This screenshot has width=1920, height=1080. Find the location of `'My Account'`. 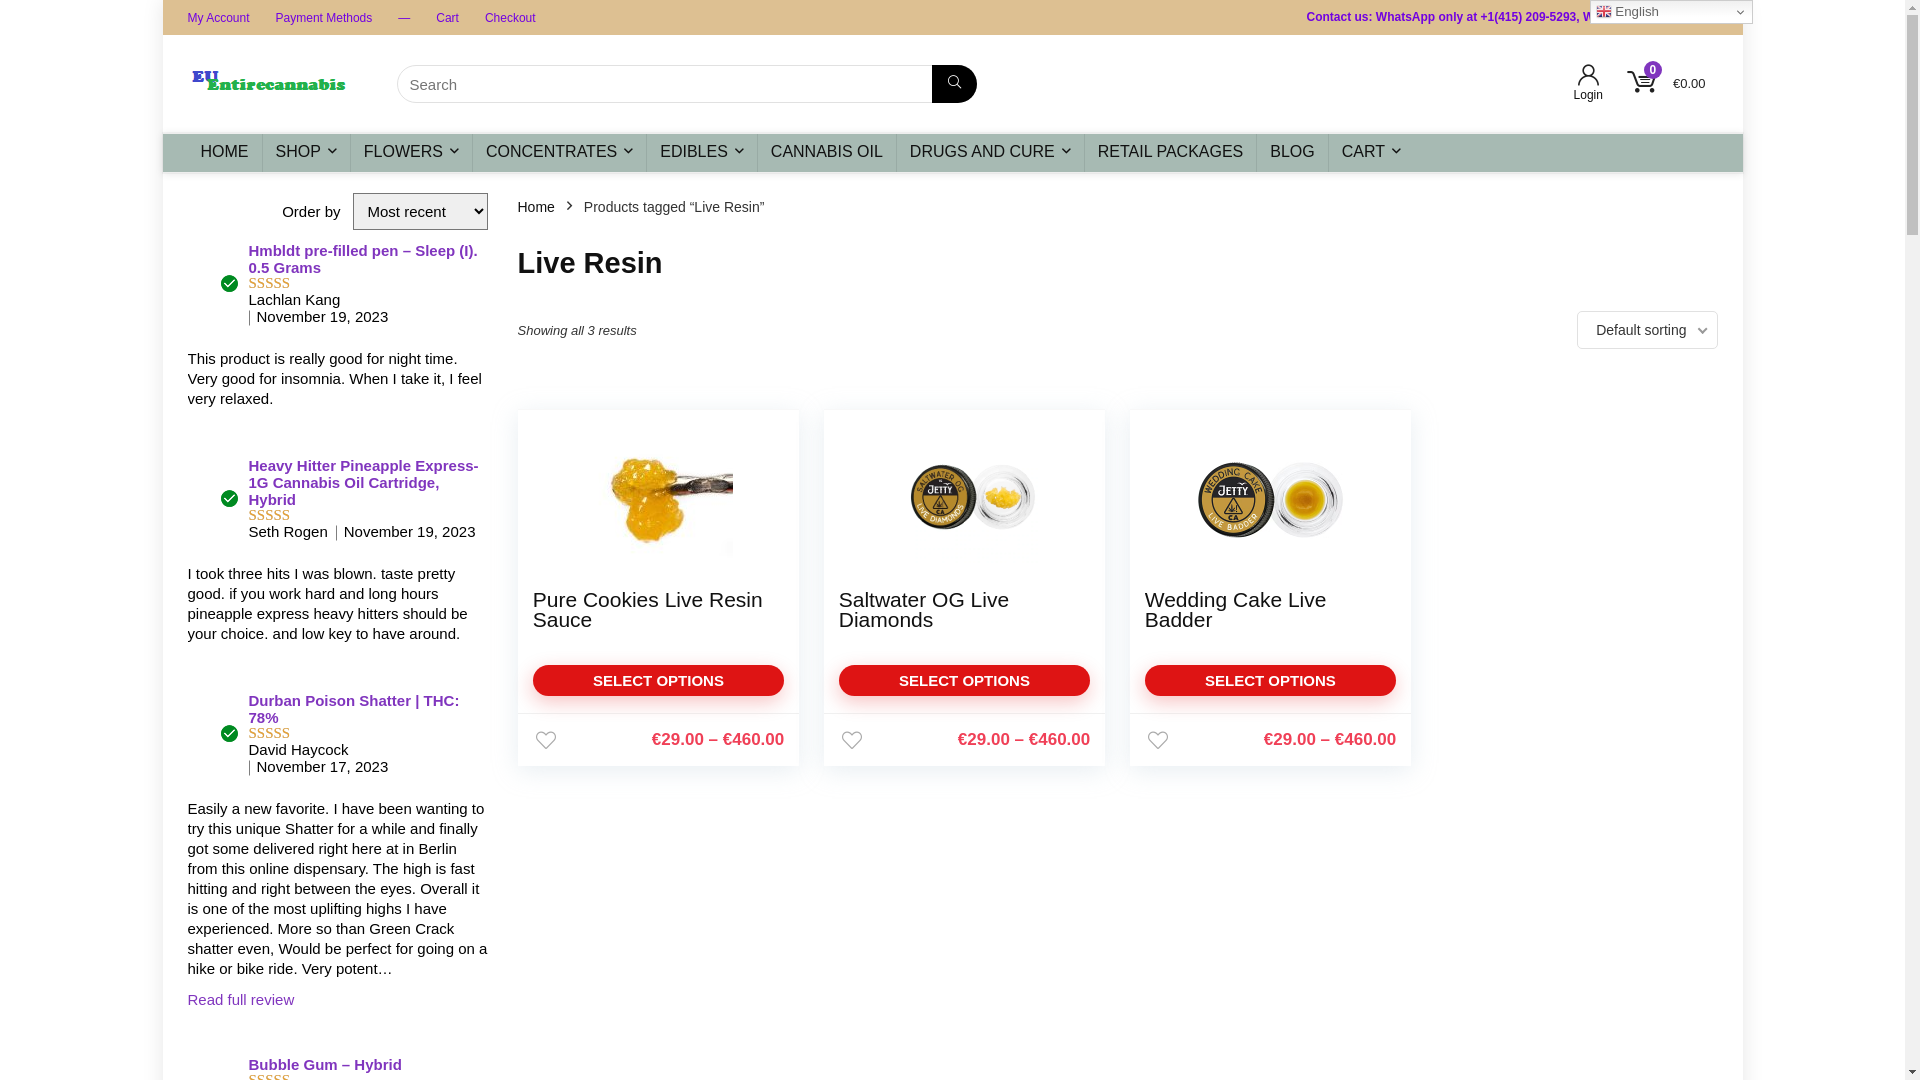

'My Account' is located at coordinates (219, 16).